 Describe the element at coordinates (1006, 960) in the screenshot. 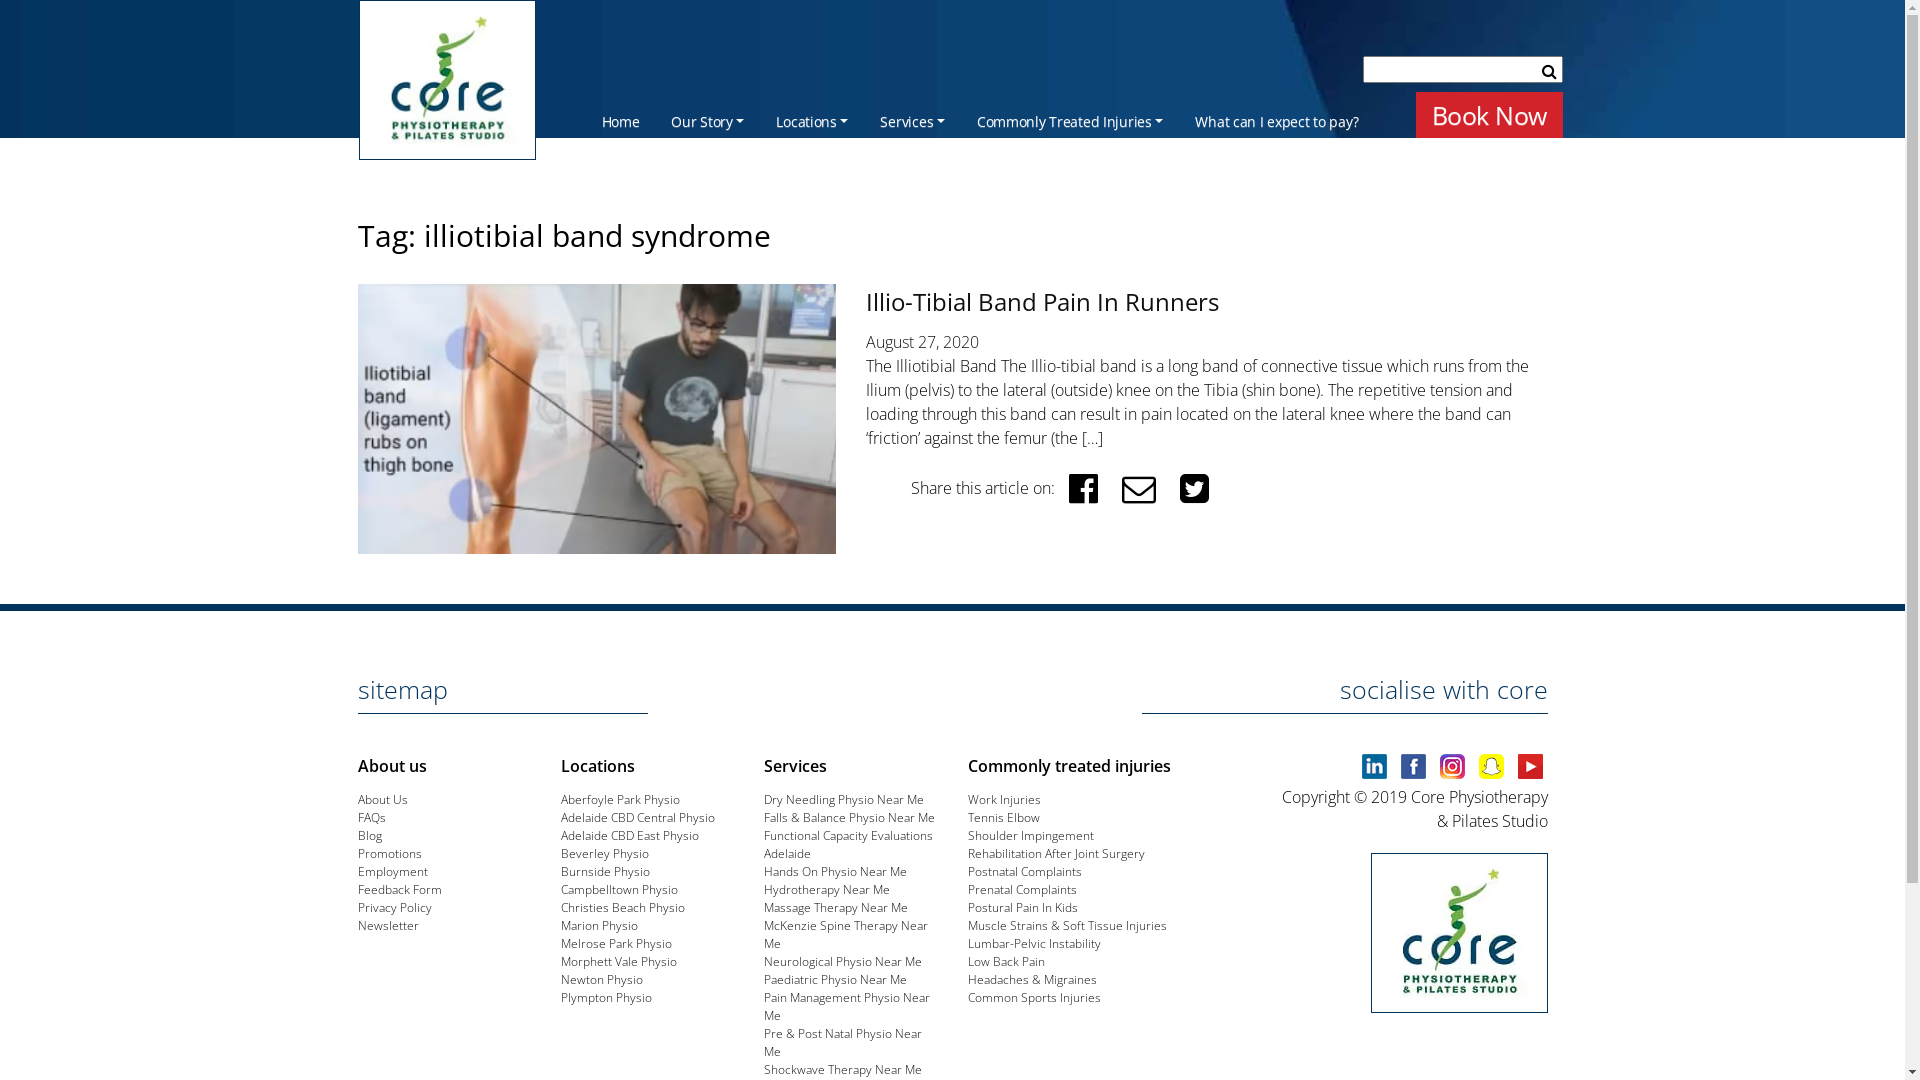

I see `'Low Back Pain'` at that location.